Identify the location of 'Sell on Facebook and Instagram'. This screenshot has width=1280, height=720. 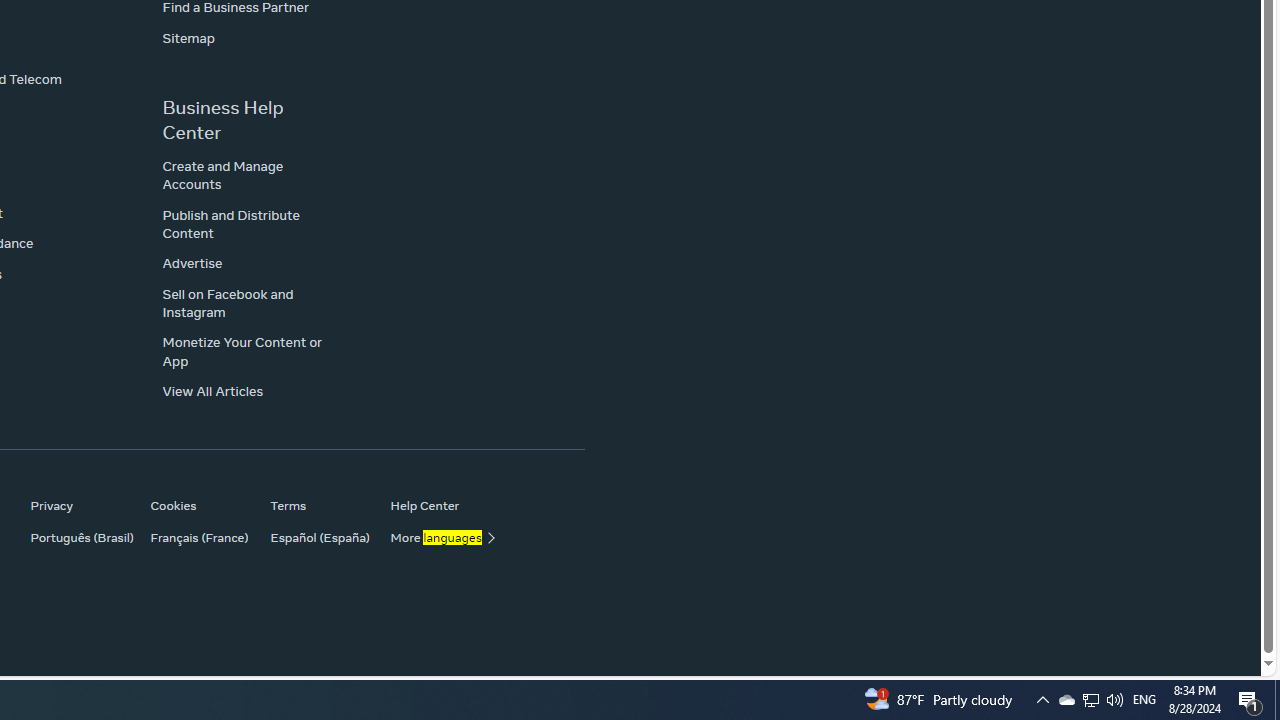
(228, 303).